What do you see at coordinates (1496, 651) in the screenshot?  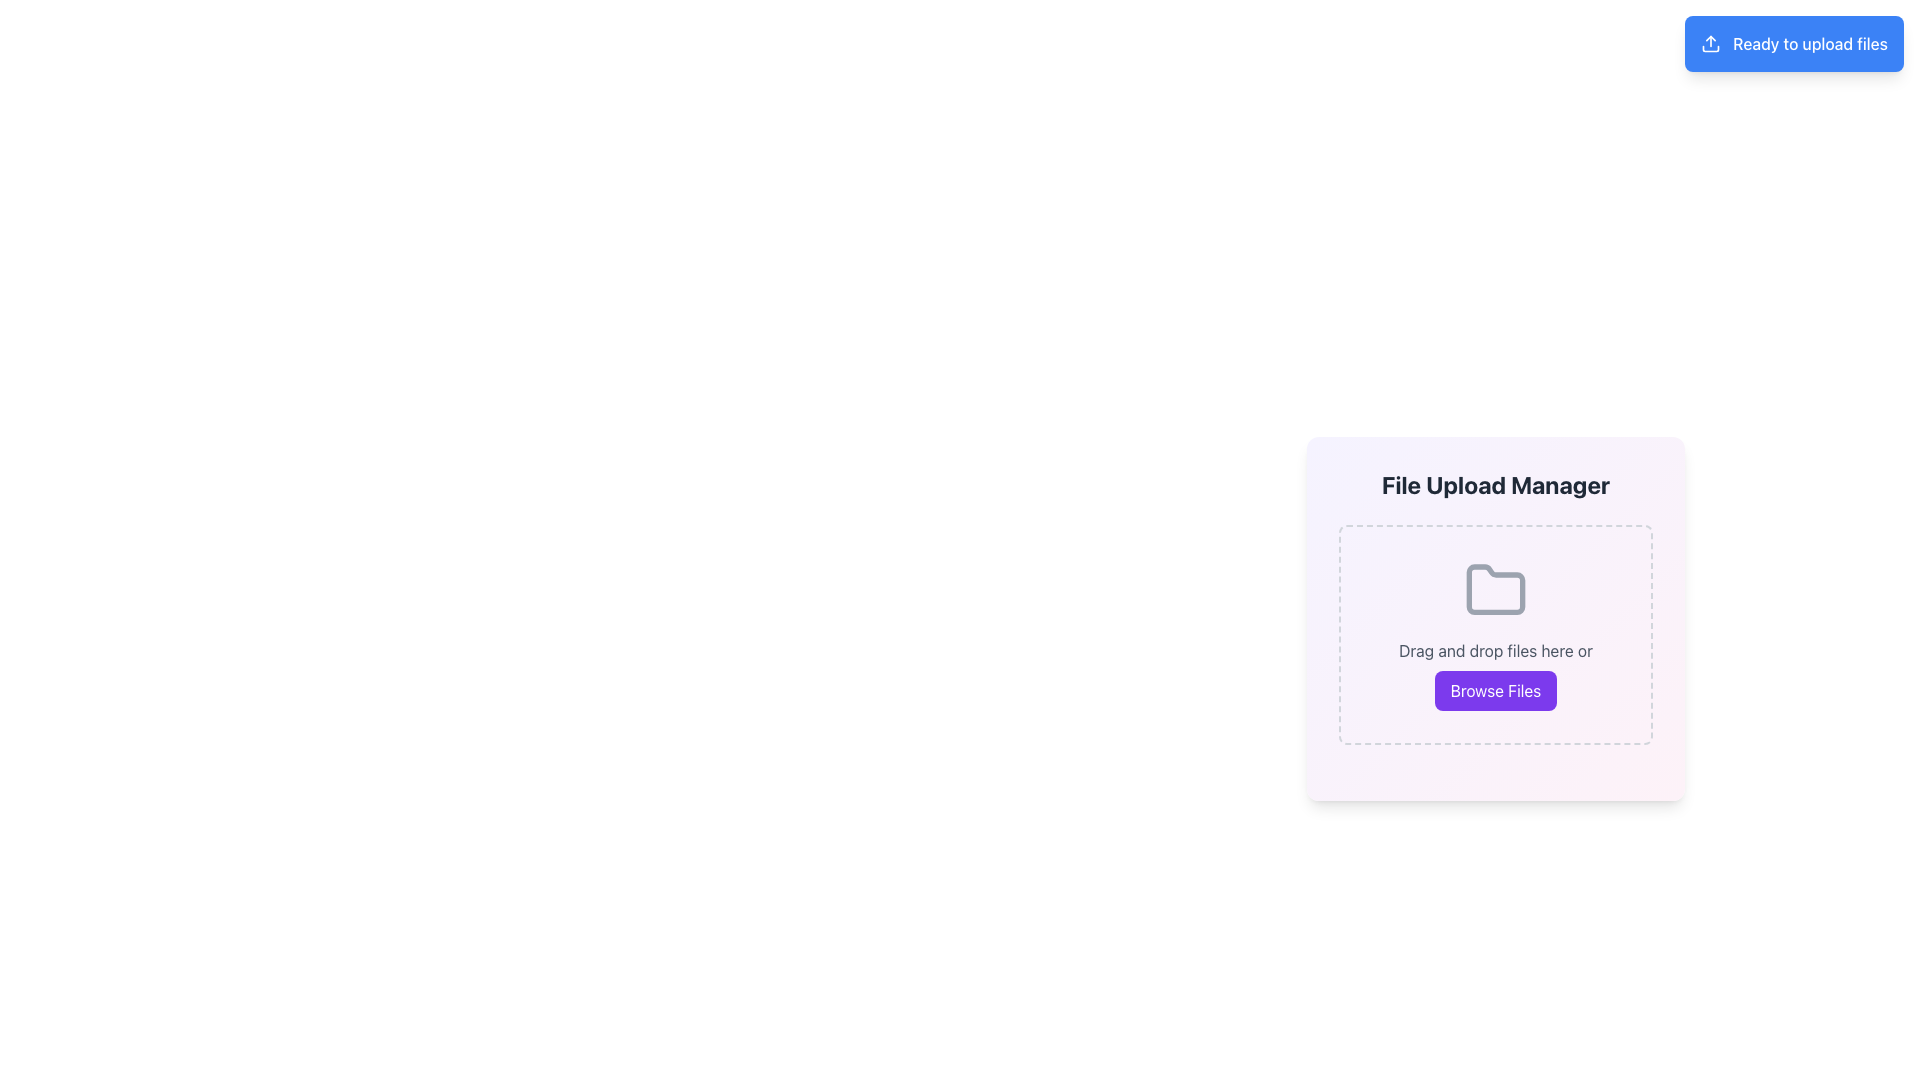 I see `the text label that provides user instructions for uploading files, which is positioned below the folder icon and above the 'Browse Files' button` at bounding box center [1496, 651].